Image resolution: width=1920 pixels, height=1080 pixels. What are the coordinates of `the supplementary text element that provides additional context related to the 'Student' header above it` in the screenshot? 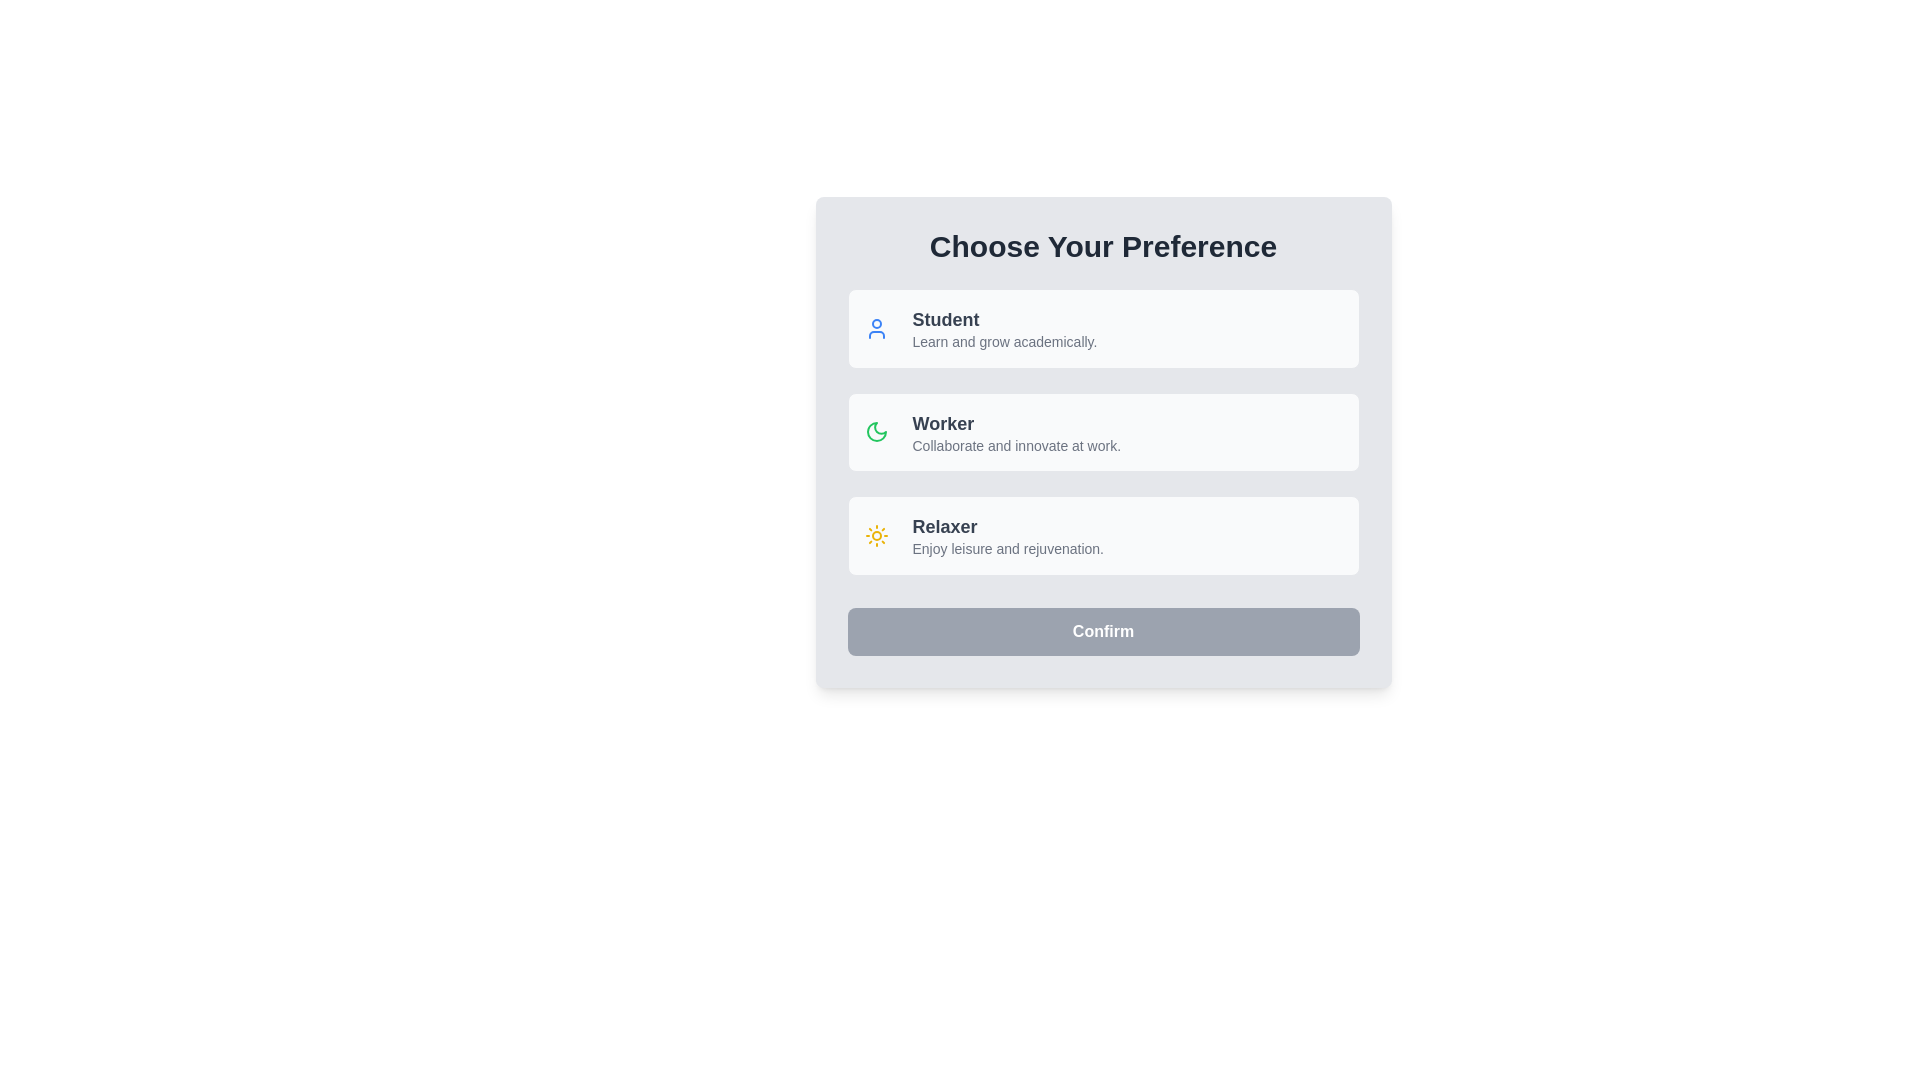 It's located at (1004, 341).